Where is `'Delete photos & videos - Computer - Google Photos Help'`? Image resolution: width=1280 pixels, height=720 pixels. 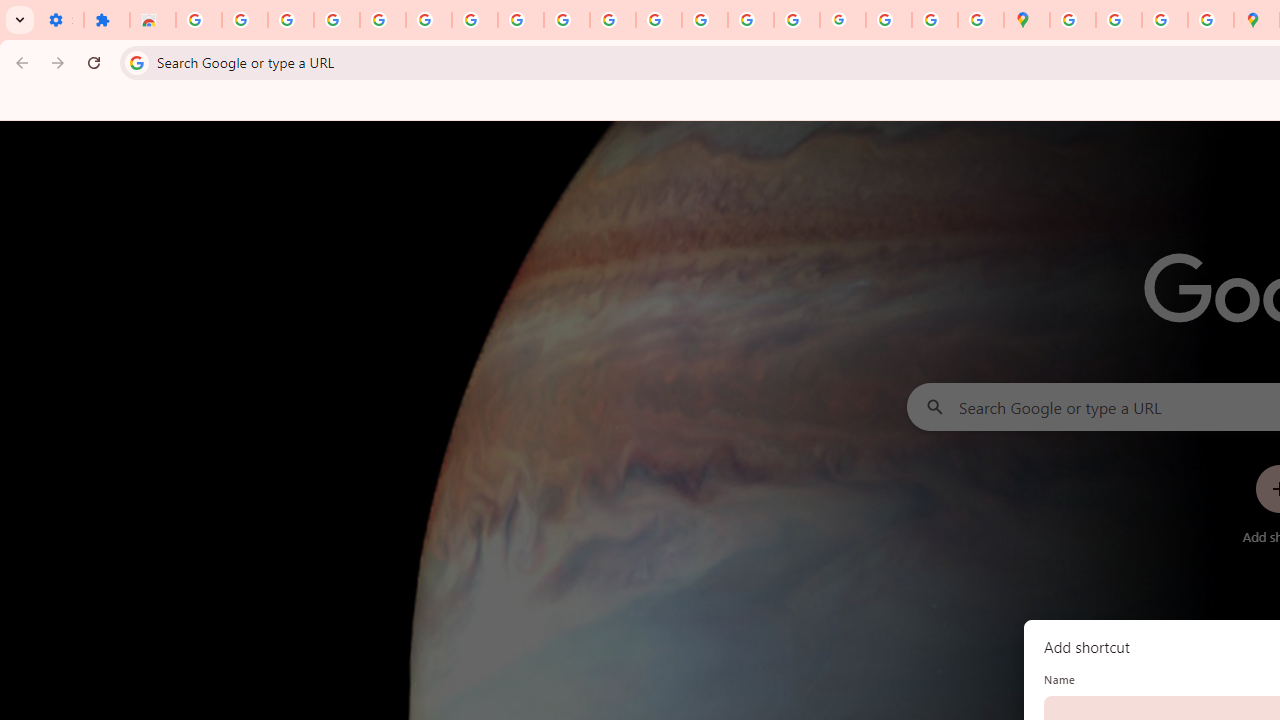
'Delete photos & videos - Computer - Google Photos Help' is located at coordinates (289, 20).